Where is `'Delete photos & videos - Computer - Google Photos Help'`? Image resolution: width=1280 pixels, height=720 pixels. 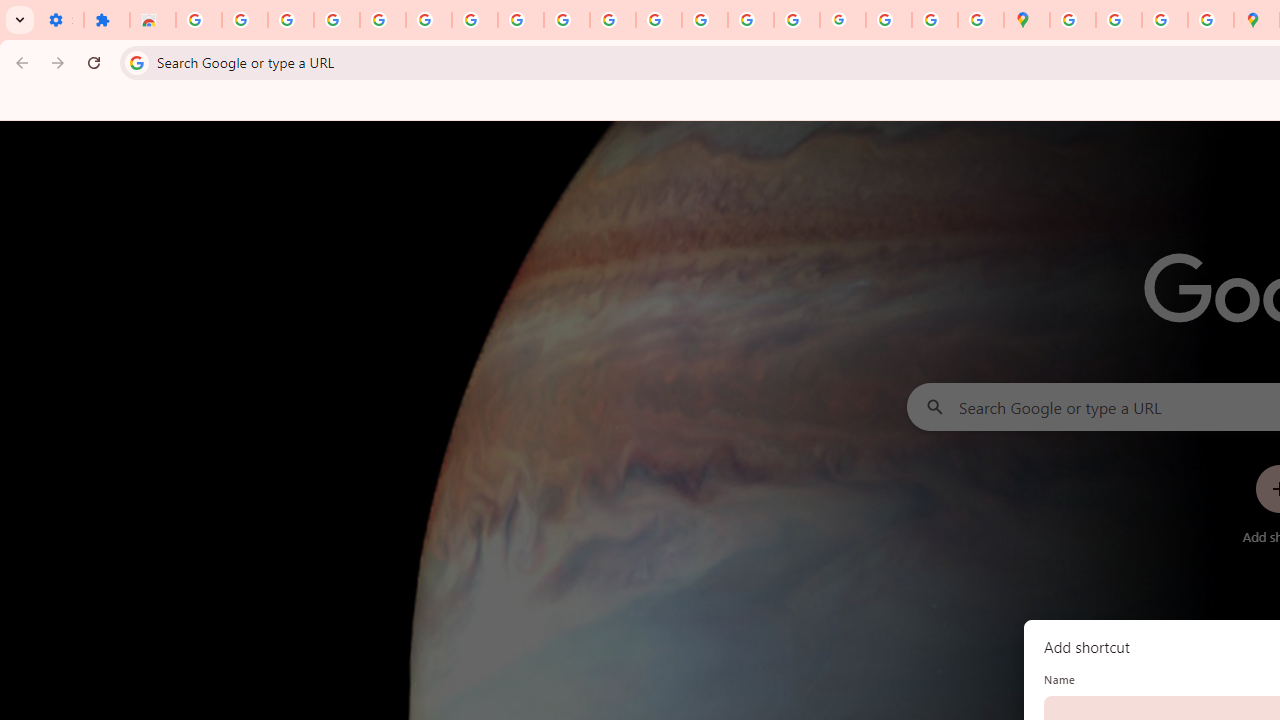
'Delete photos & videos - Computer - Google Photos Help' is located at coordinates (289, 20).